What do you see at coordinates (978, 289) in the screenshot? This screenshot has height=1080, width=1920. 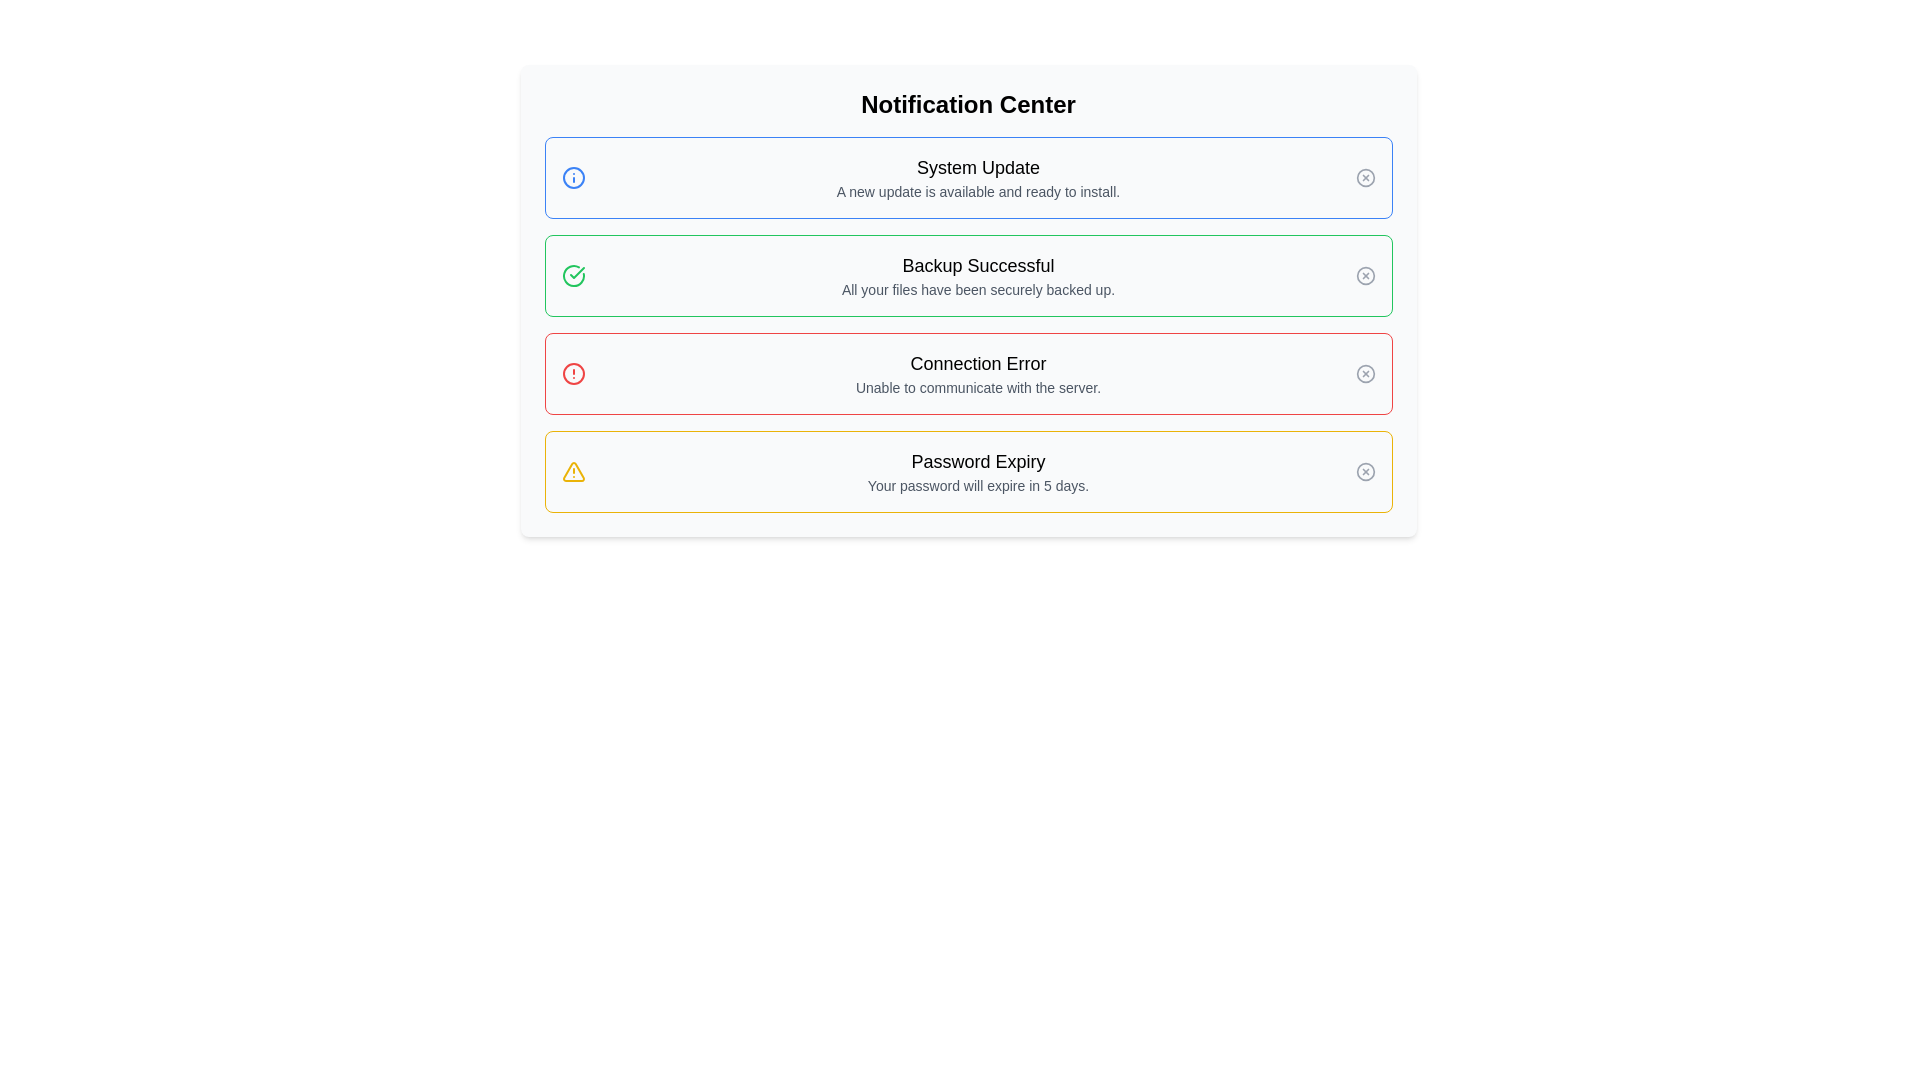 I see `the text string that says 'All your files have been securely backed up.' located in the second notification card from the top in the Notification Center, directly beneath 'Backup Successful'` at bounding box center [978, 289].